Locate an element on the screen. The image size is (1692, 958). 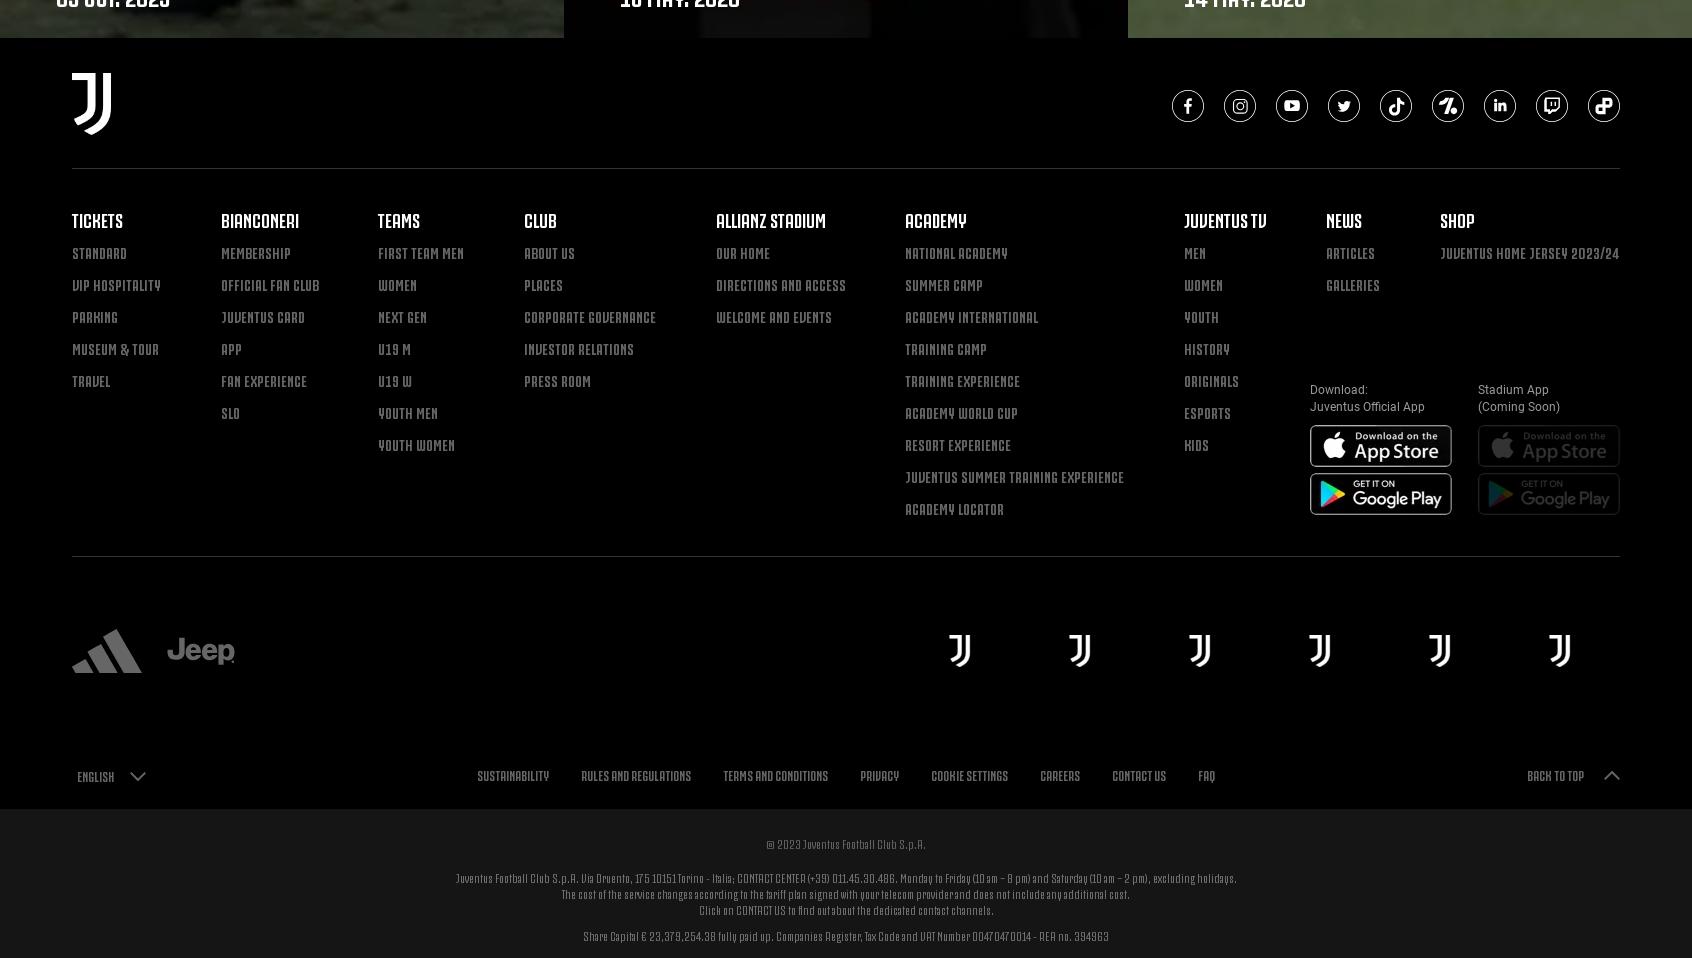
'Juventus Official App' is located at coordinates (1367, 406).